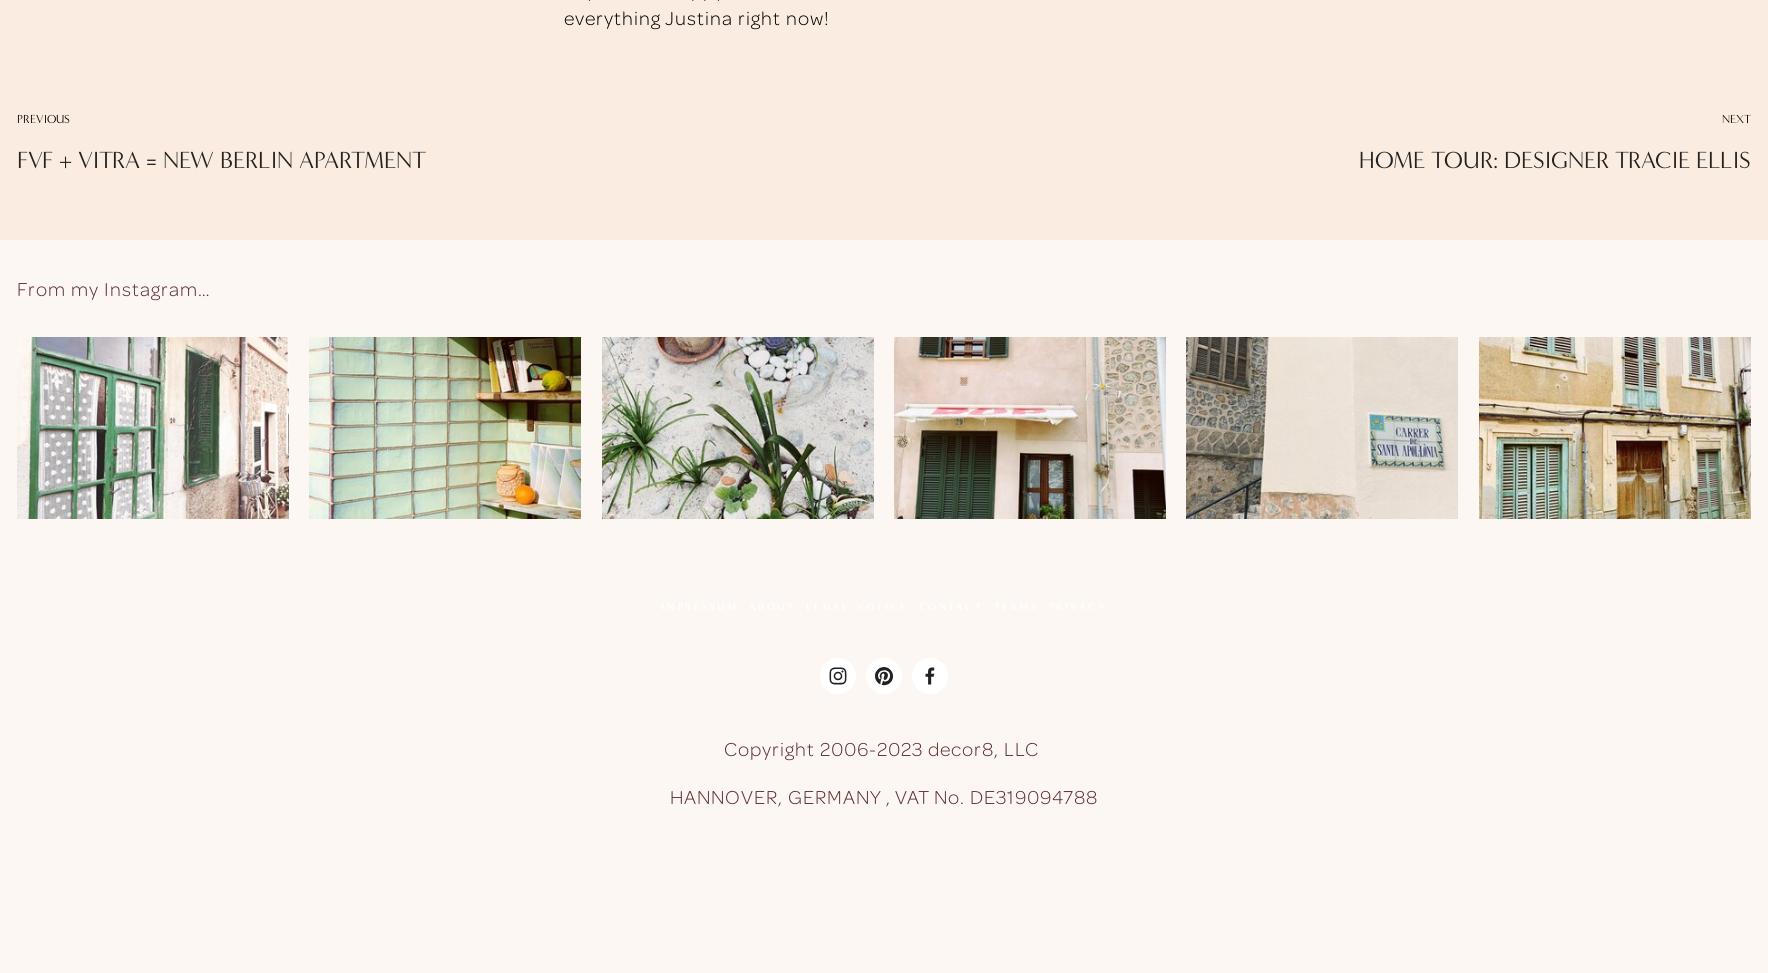 This screenshot has height=973, width=1768. What do you see at coordinates (1554, 158) in the screenshot?
I see `'Home Tour: Designer Tracie Ellis'` at bounding box center [1554, 158].